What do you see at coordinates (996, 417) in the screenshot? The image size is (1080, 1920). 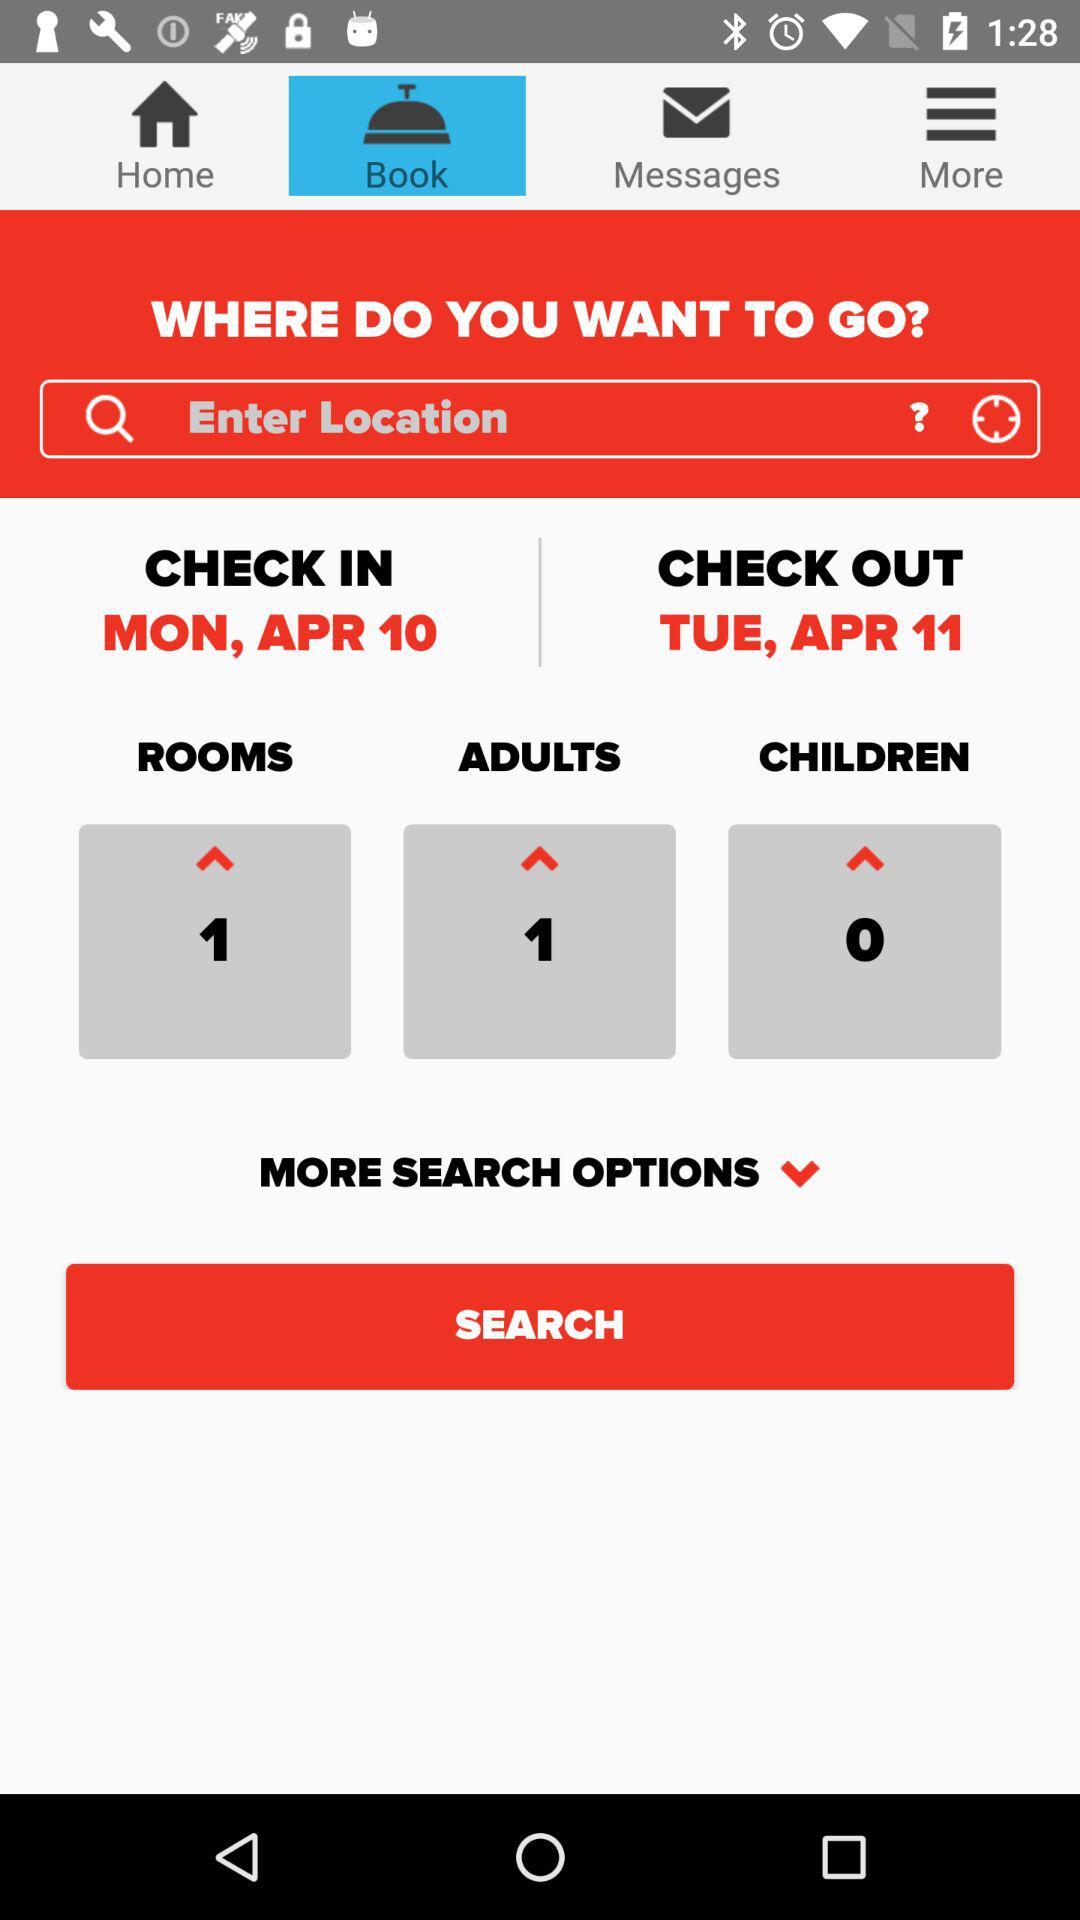 I see `location` at bounding box center [996, 417].